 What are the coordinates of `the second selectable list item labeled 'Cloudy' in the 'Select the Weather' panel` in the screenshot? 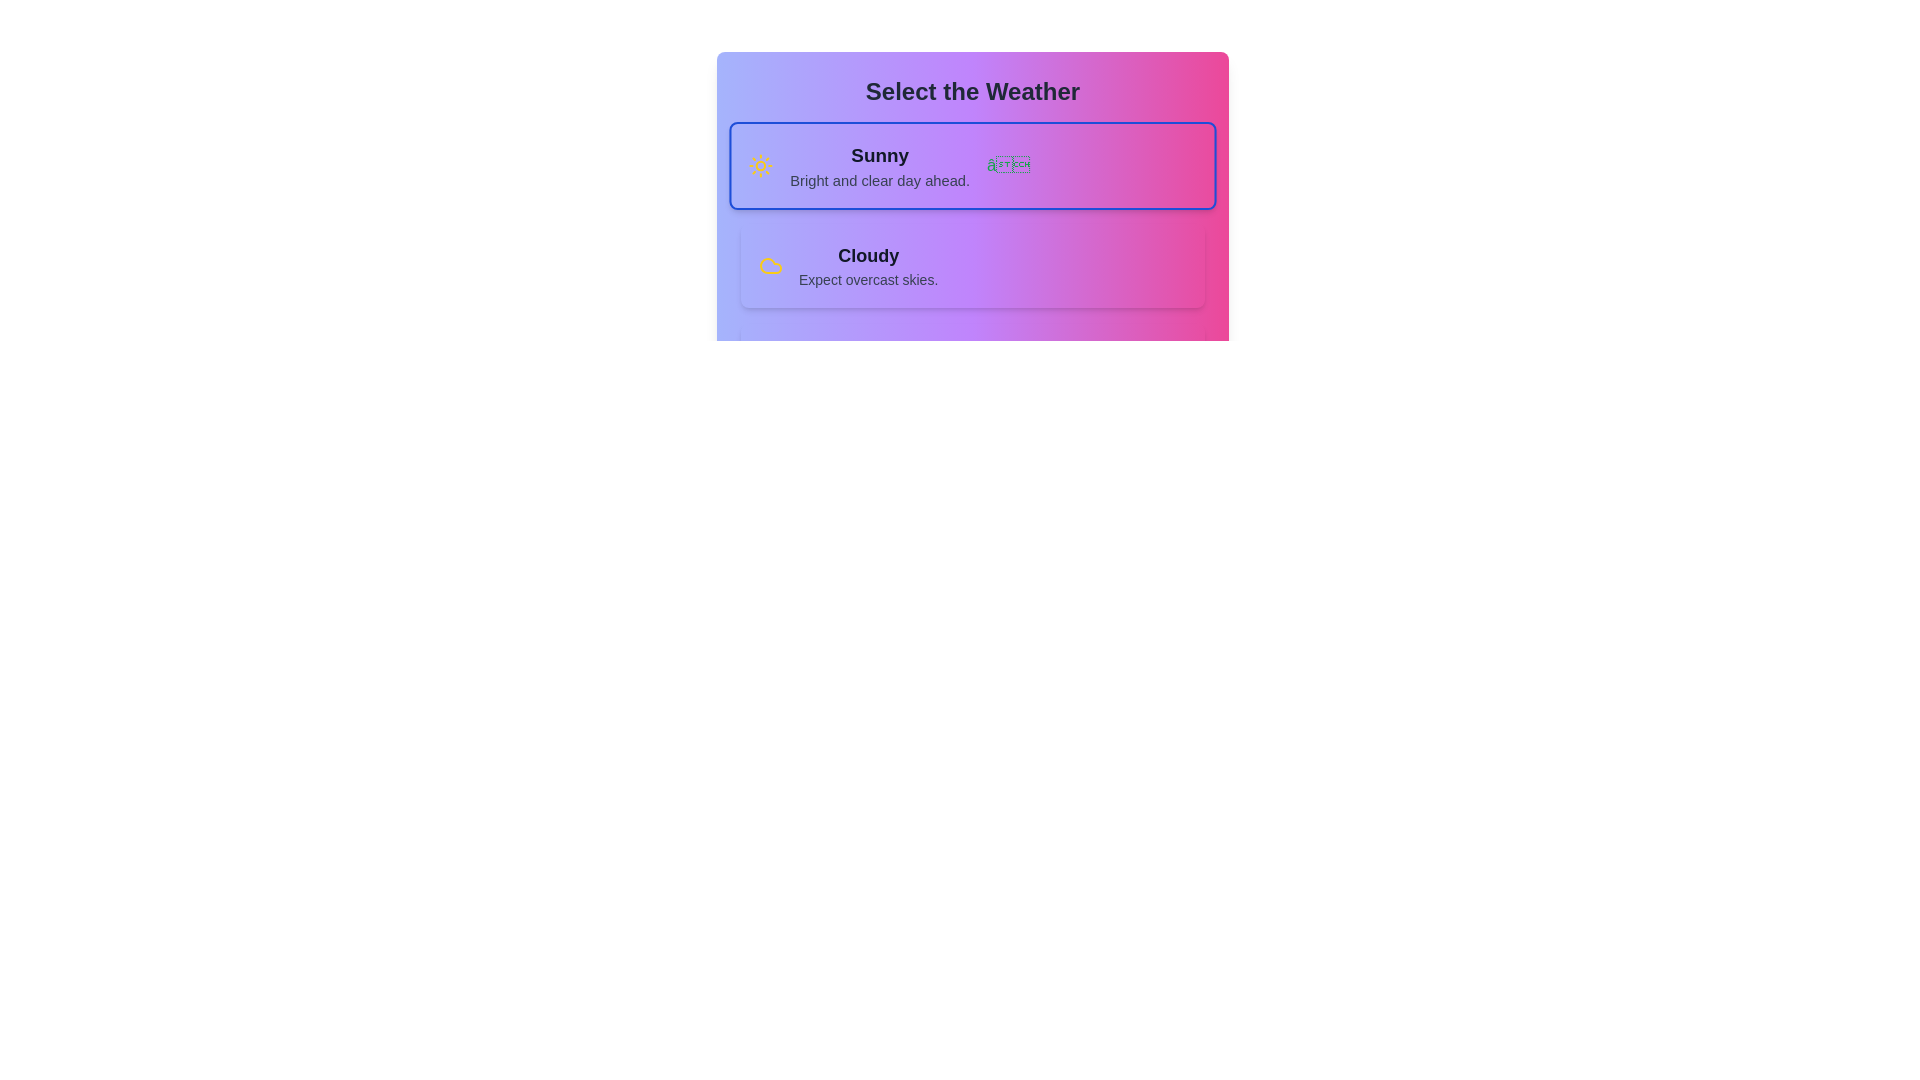 It's located at (973, 265).